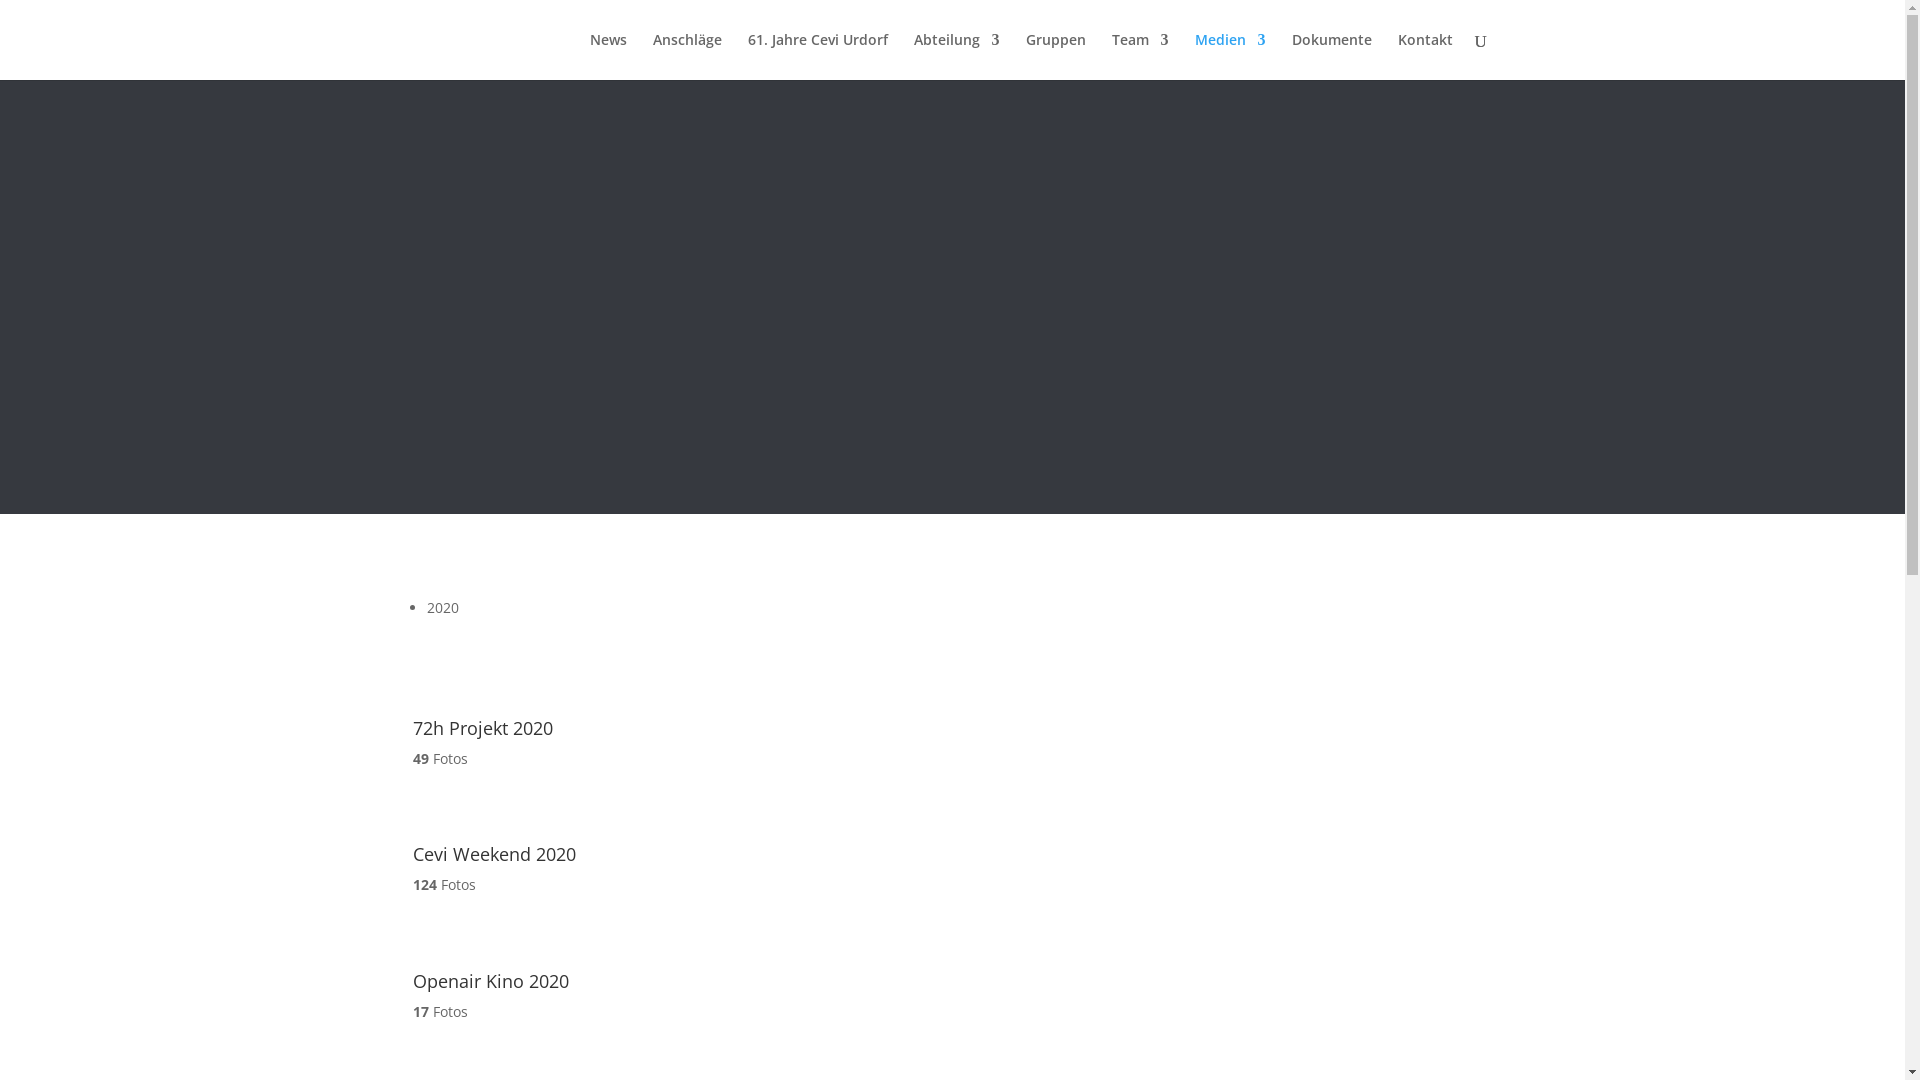 Image resolution: width=1920 pixels, height=1080 pixels. I want to click on 'Team', so click(1140, 55).